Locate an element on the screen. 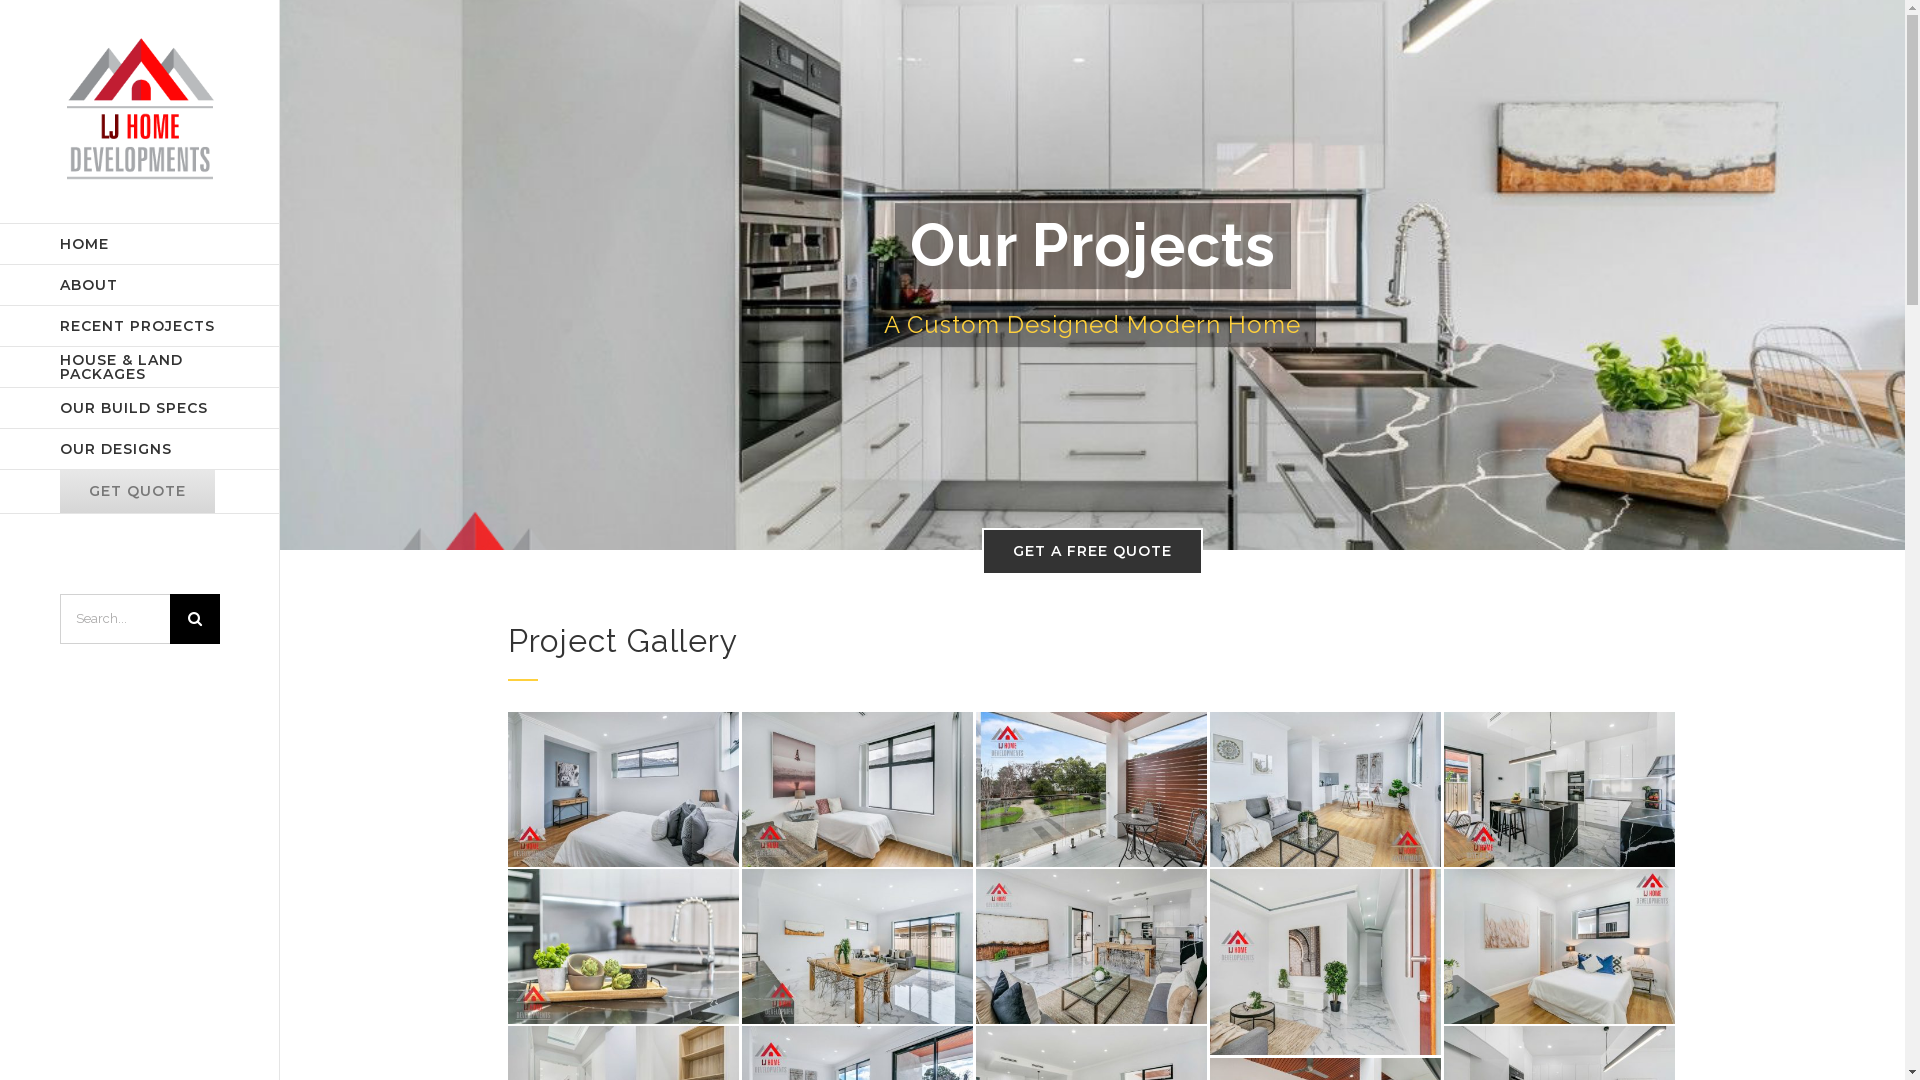 The width and height of the screenshot is (1920, 1080). 'GET A FREE QUOTE' is located at coordinates (1091, 551).